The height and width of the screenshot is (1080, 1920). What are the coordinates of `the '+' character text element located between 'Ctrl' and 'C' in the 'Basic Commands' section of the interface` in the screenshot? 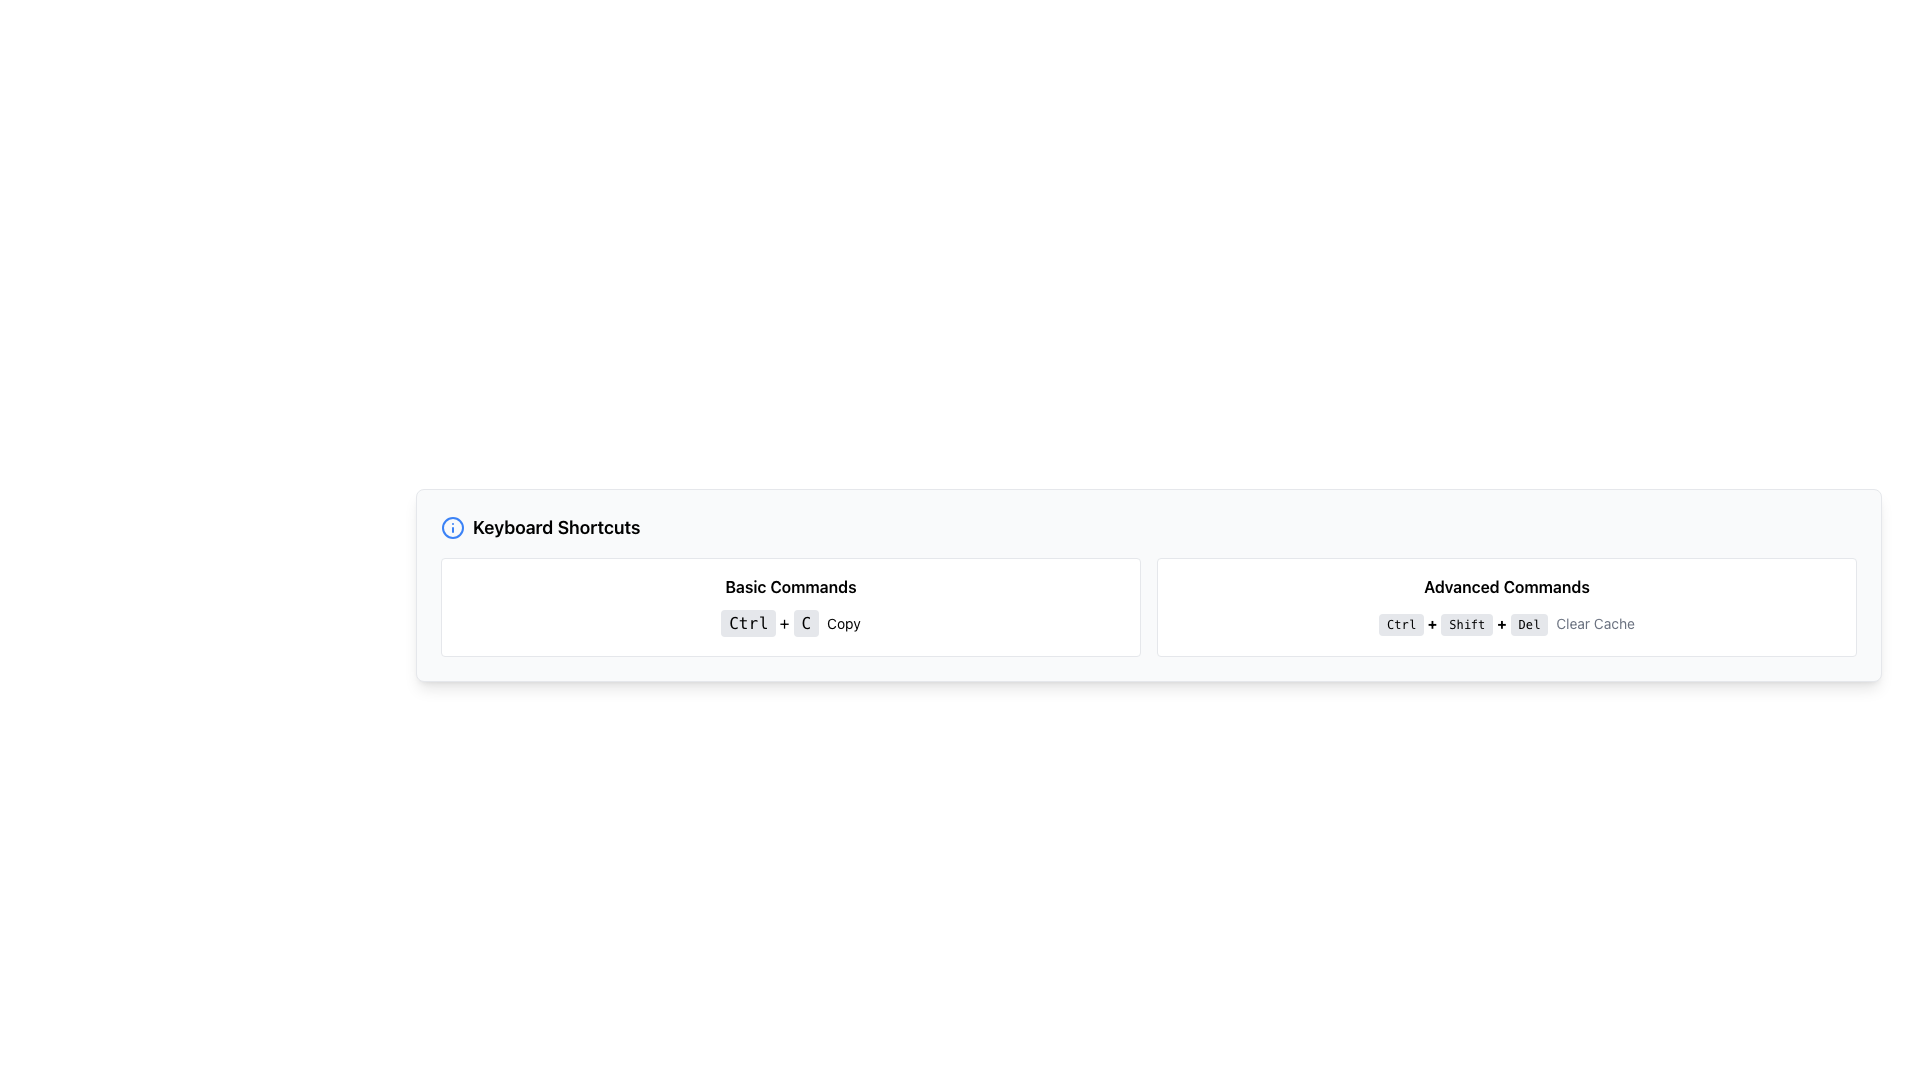 It's located at (783, 622).